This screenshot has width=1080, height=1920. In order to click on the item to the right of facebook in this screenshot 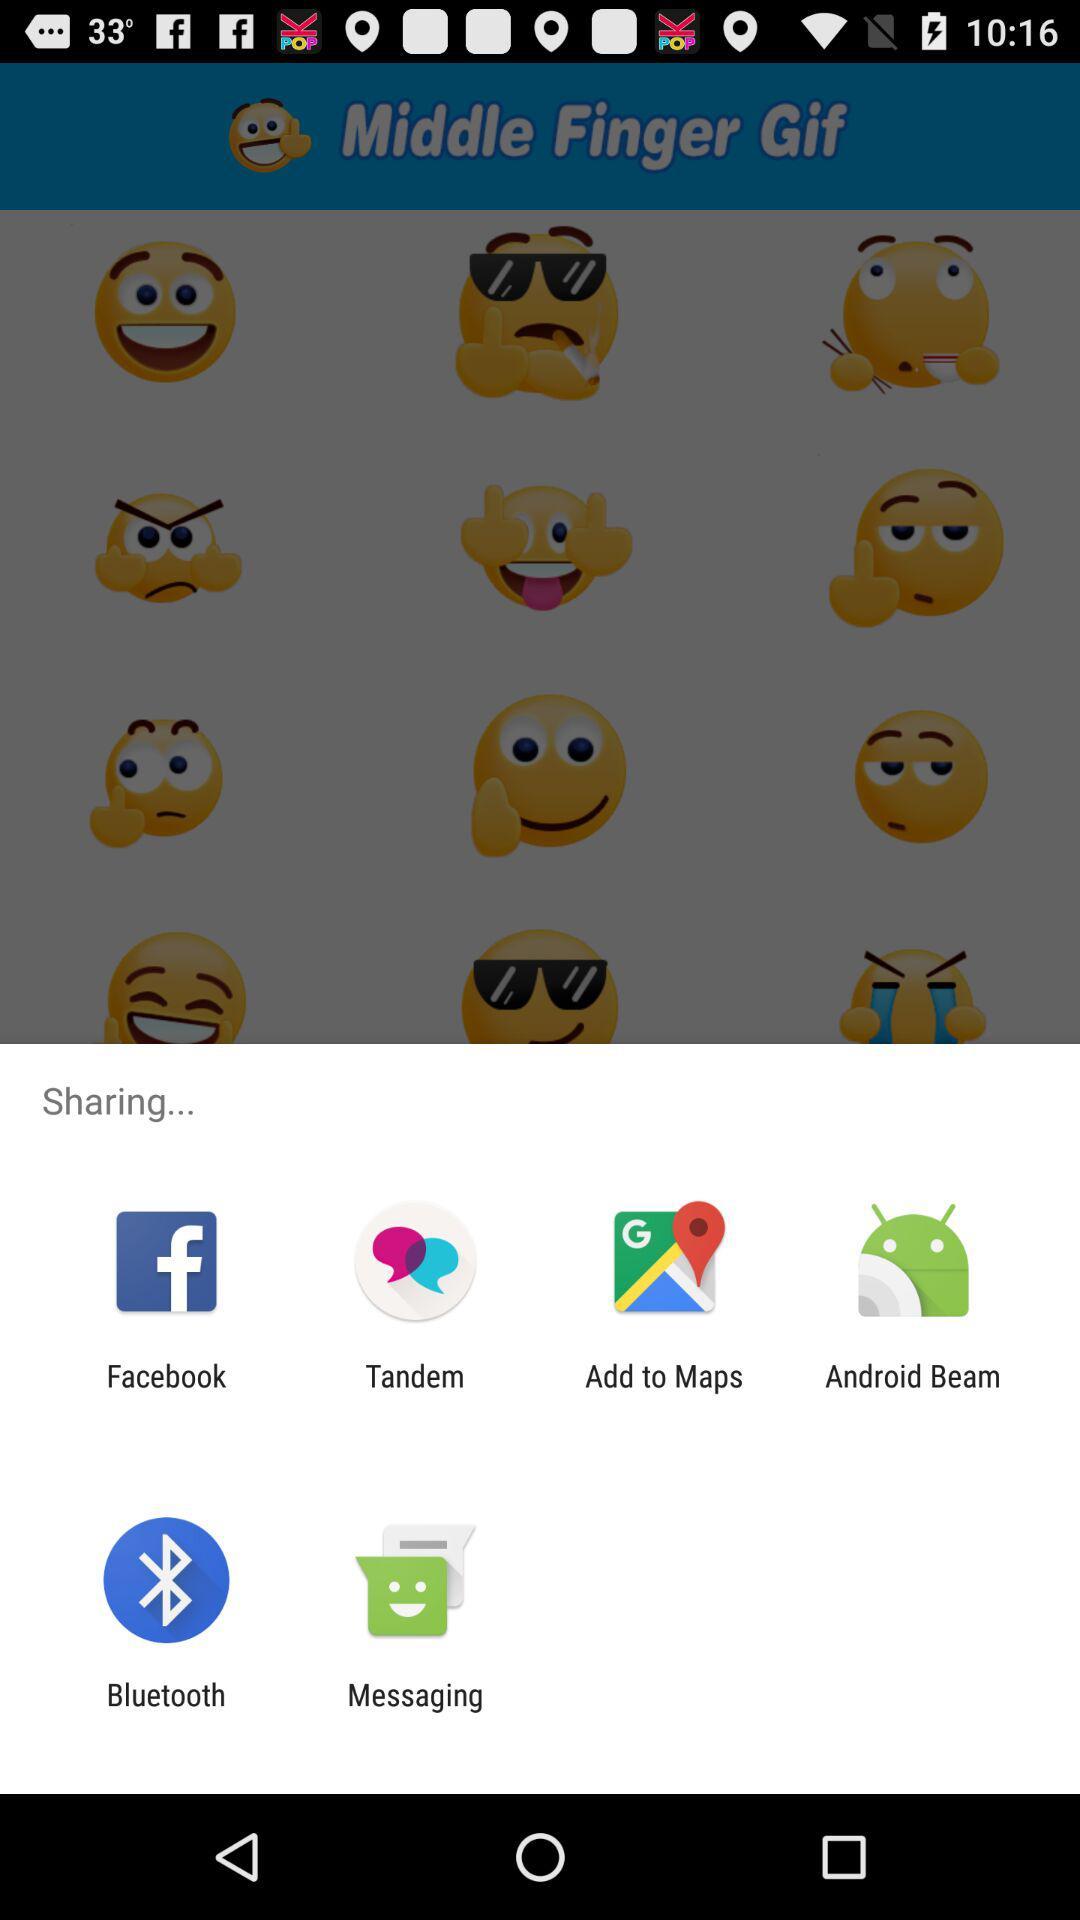, I will do `click(414, 1392)`.